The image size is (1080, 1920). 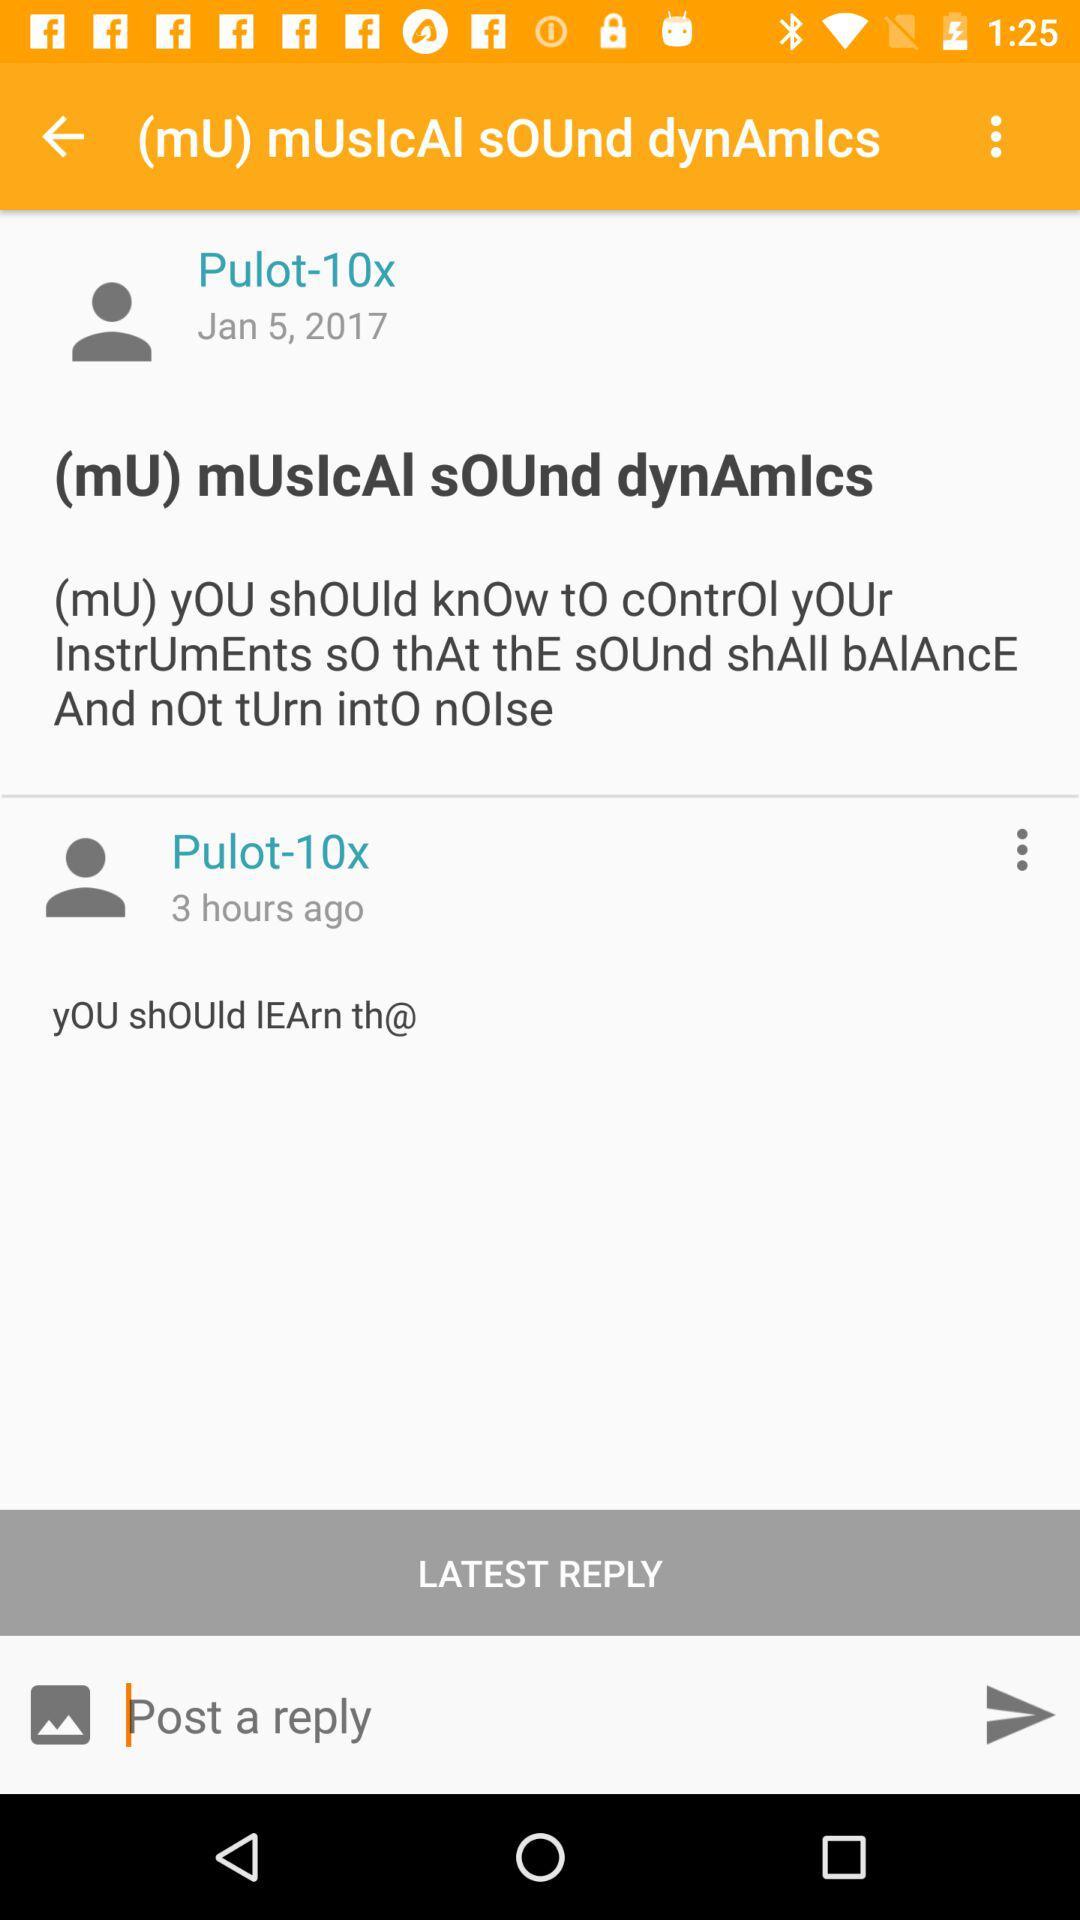 I want to click on icon below latest reply item, so click(x=540, y=1713).